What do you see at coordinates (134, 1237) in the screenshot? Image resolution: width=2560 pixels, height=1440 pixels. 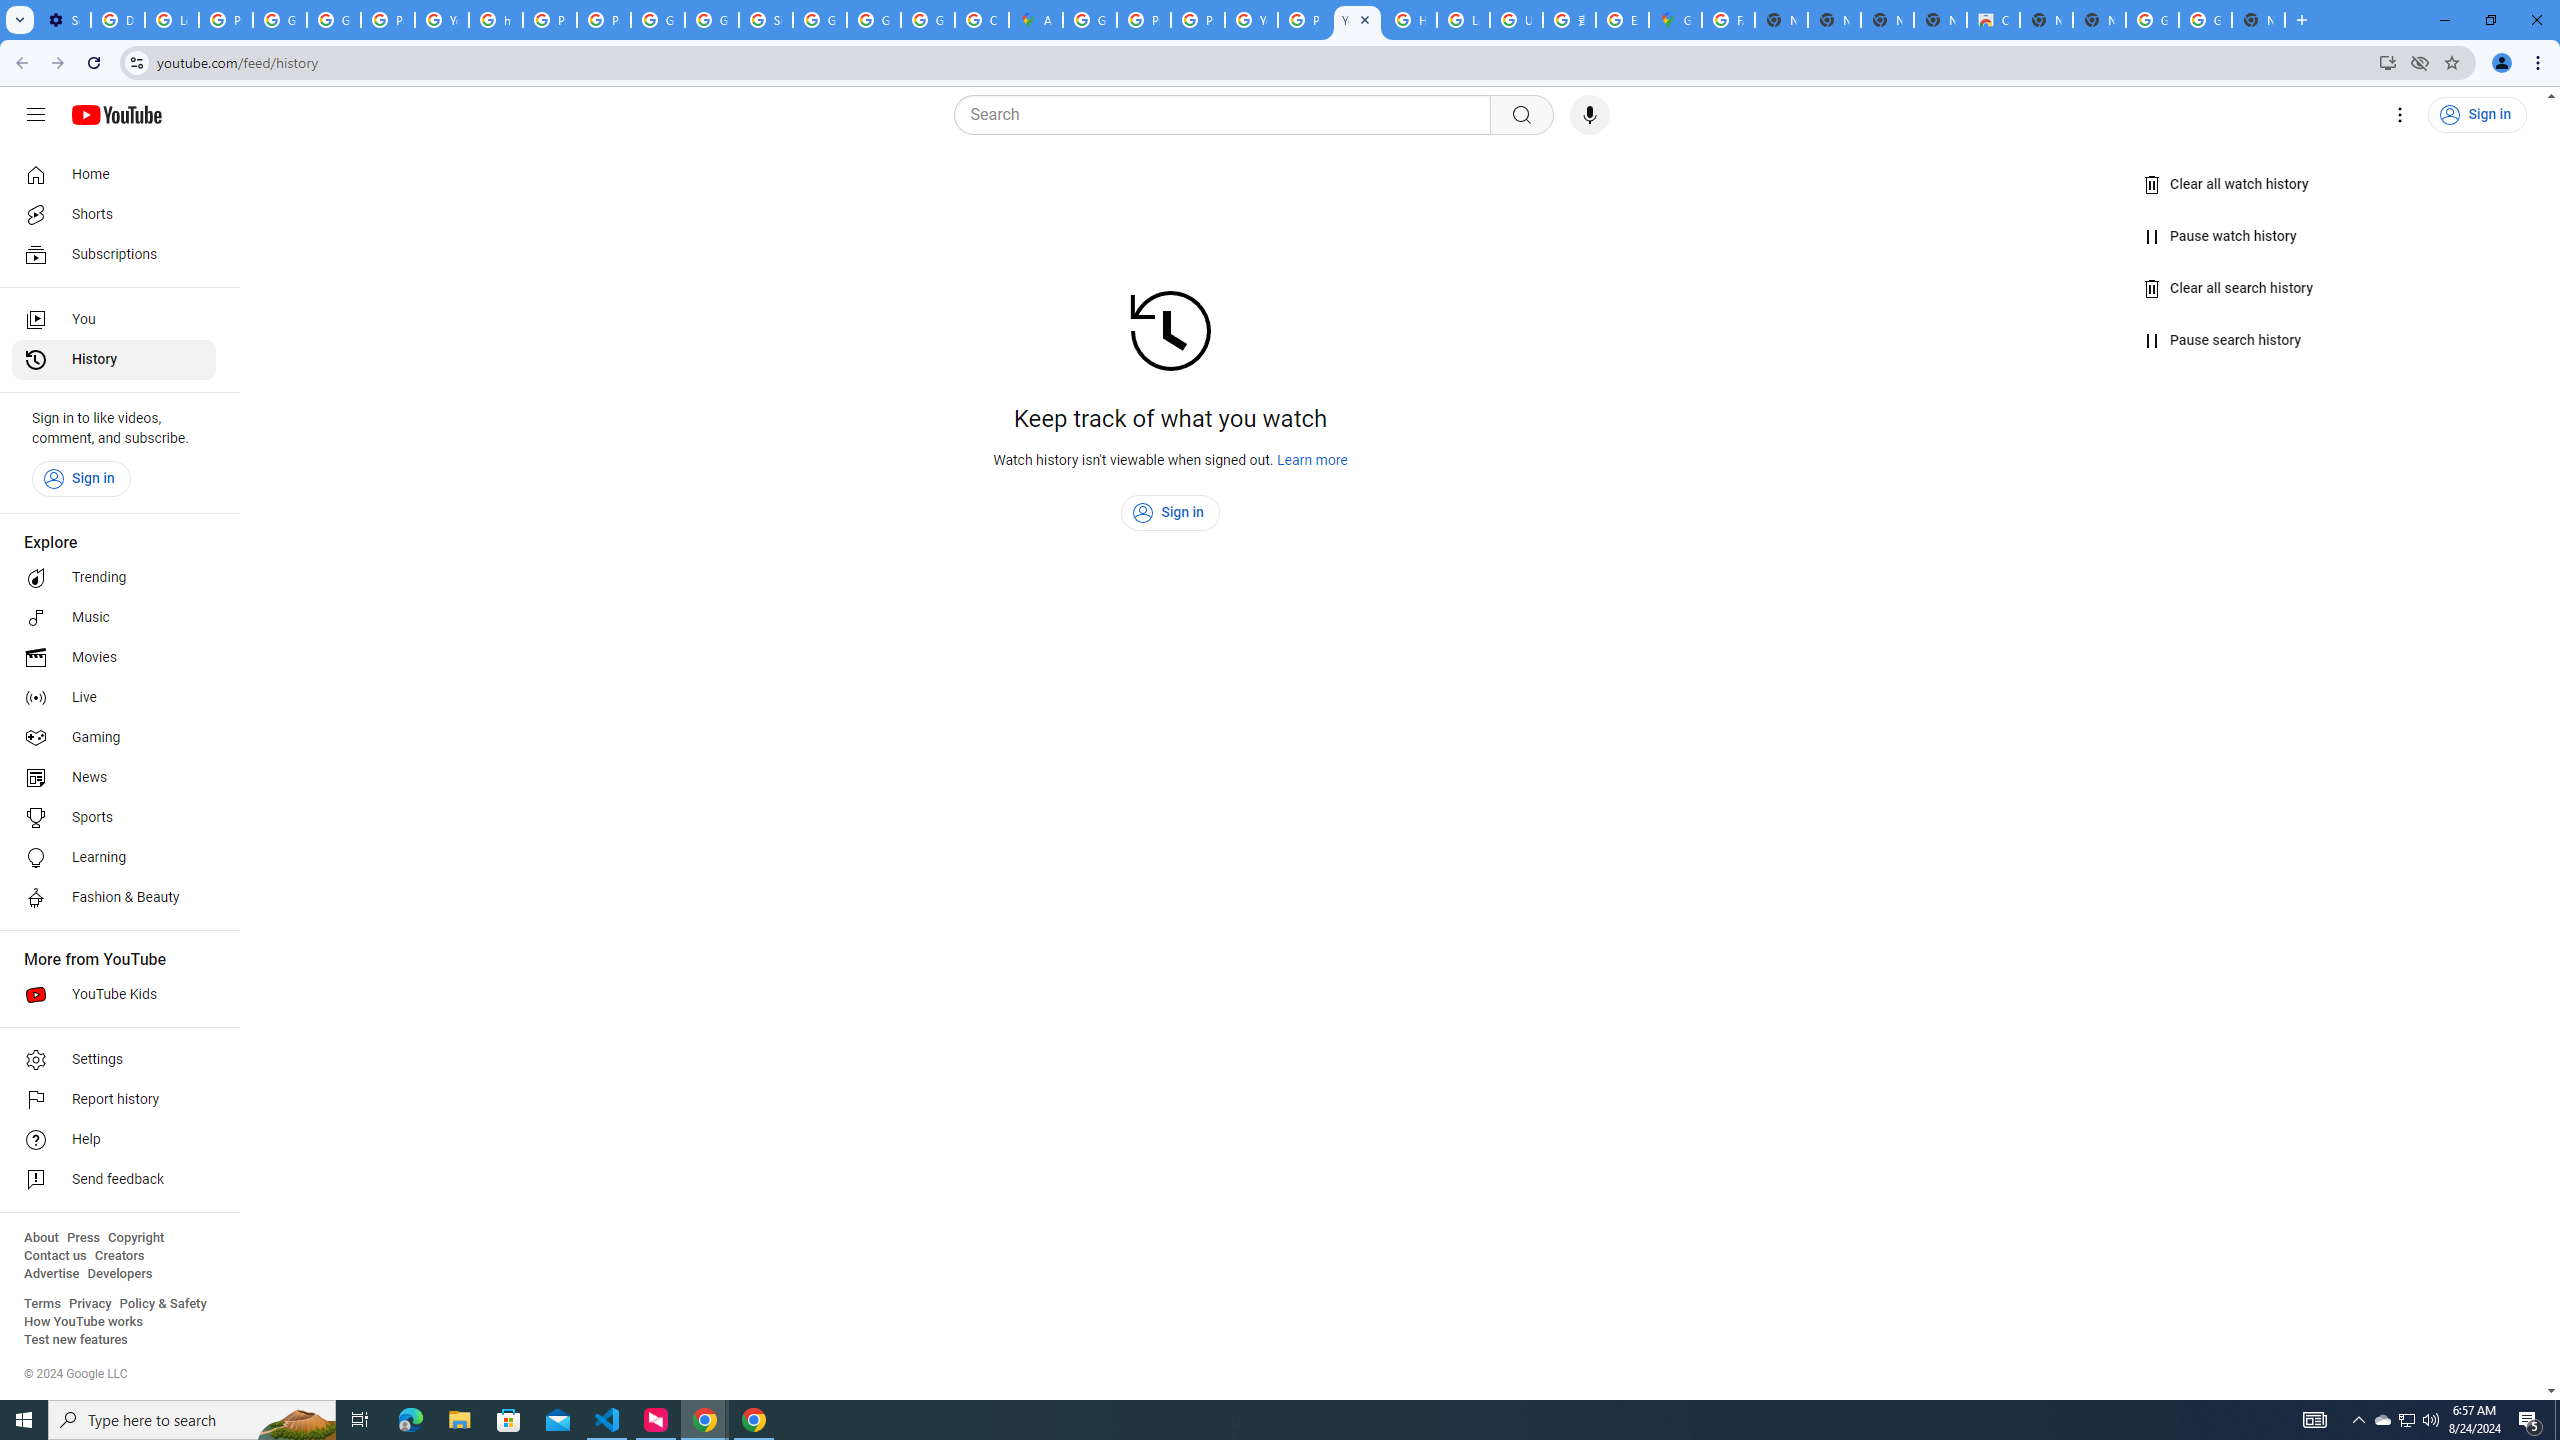 I see `'Copyright'` at bounding box center [134, 1237].